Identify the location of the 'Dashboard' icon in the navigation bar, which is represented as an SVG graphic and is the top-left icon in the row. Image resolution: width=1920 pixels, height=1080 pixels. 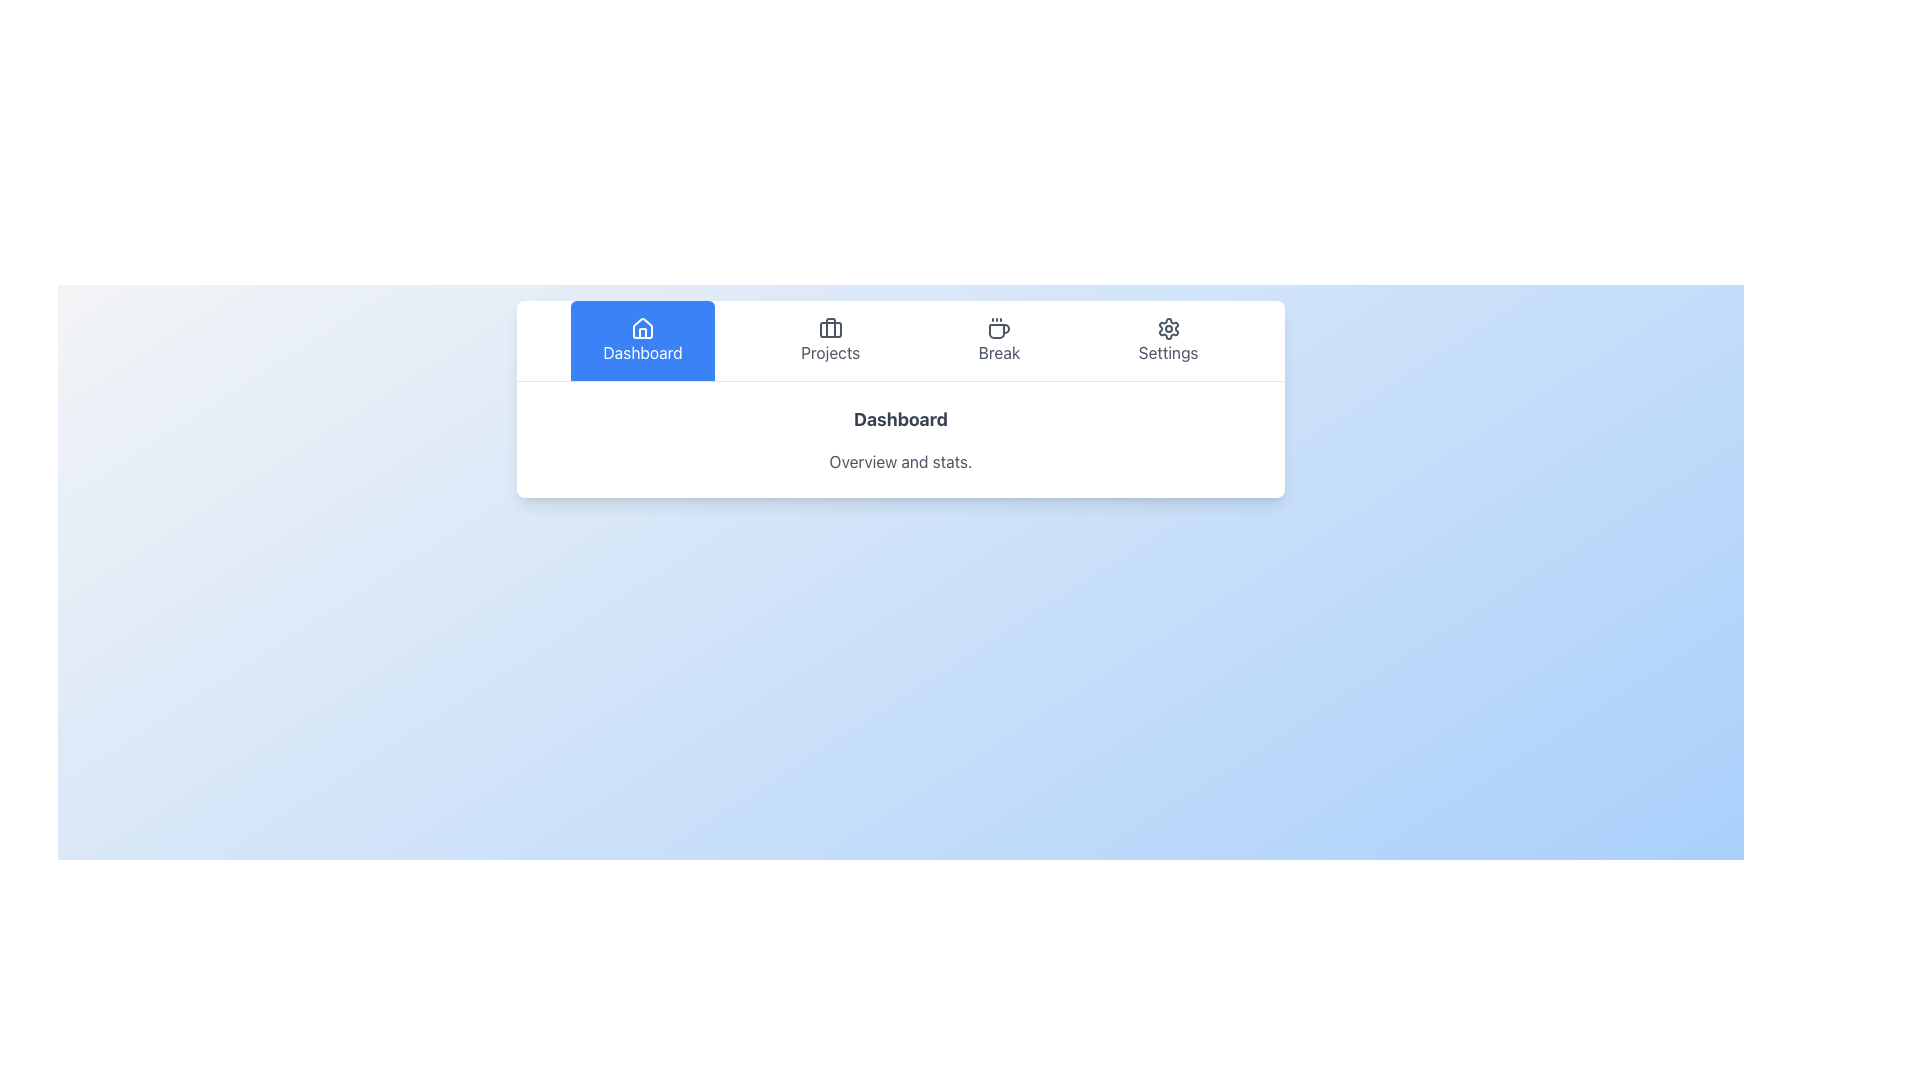
(643, 327).